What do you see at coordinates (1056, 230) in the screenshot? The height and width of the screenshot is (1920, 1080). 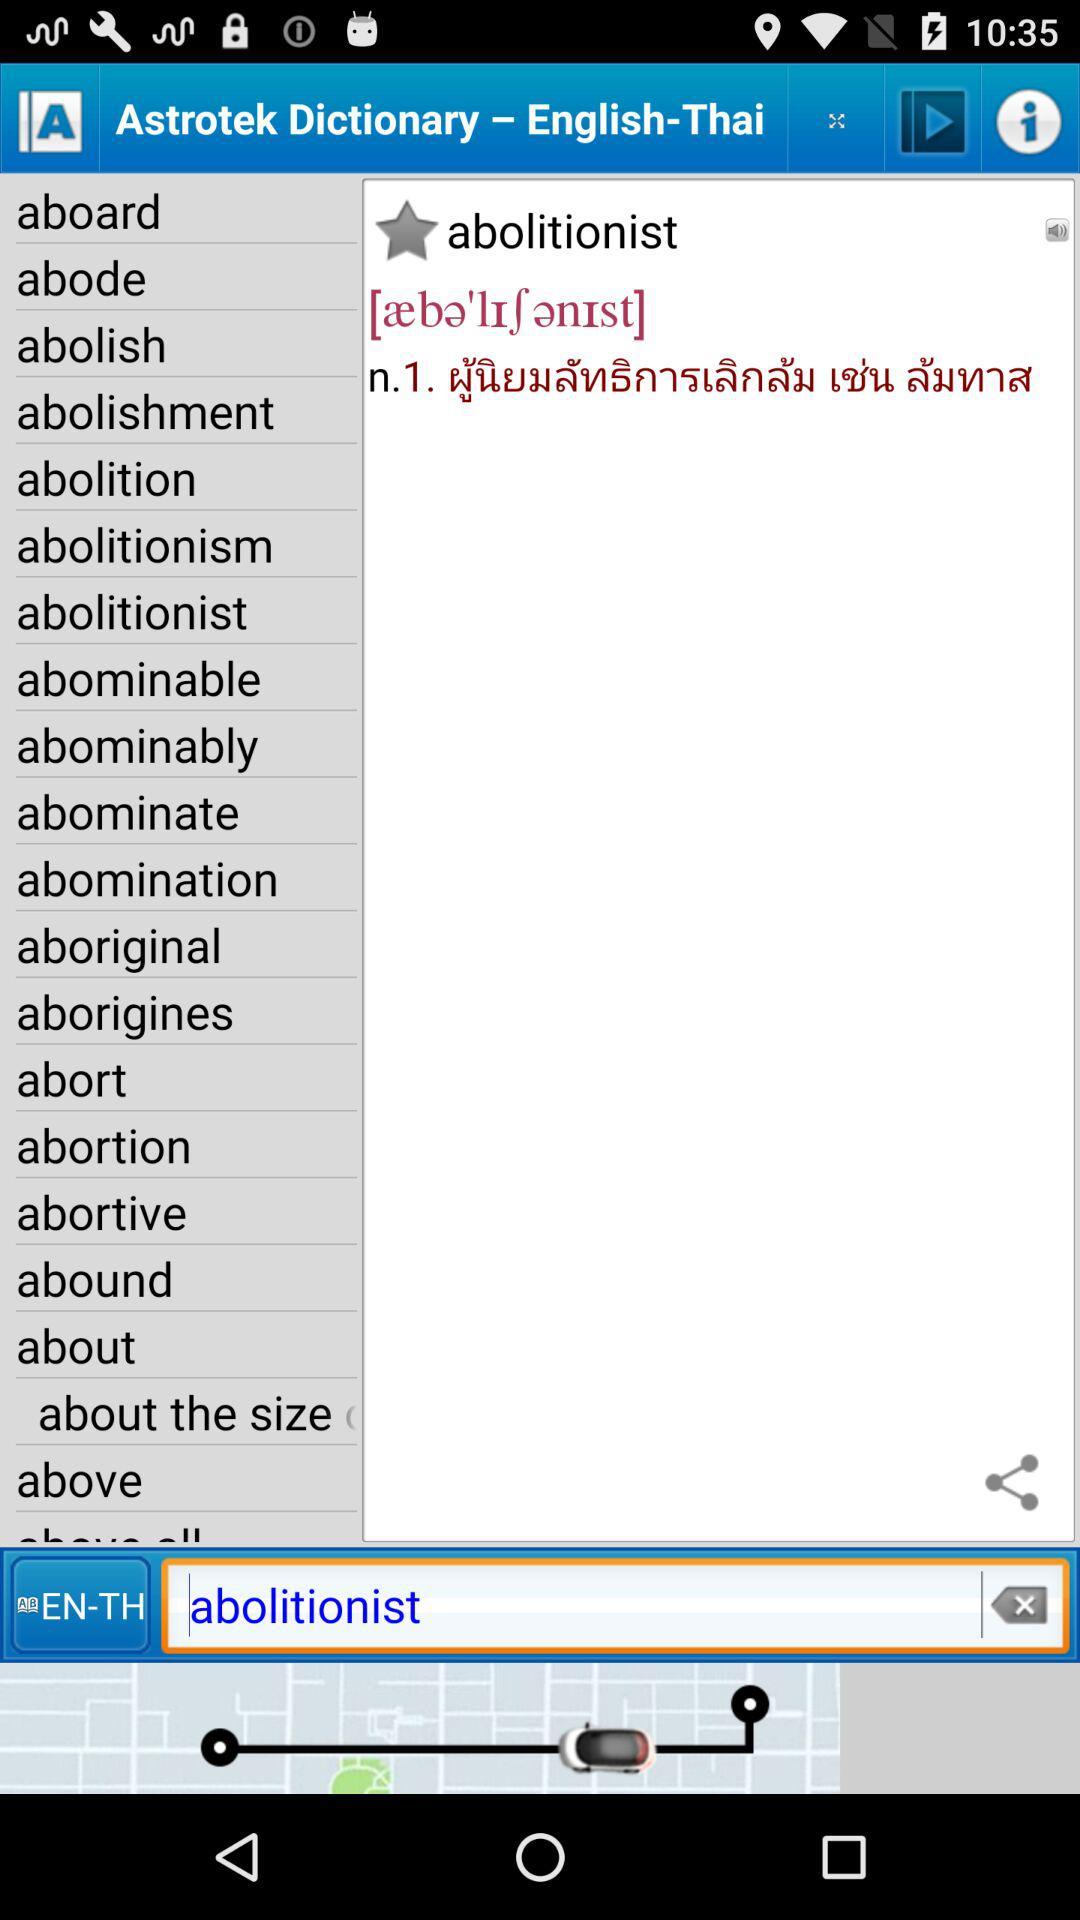 I see `previous` at bounding box center [1056, 230].